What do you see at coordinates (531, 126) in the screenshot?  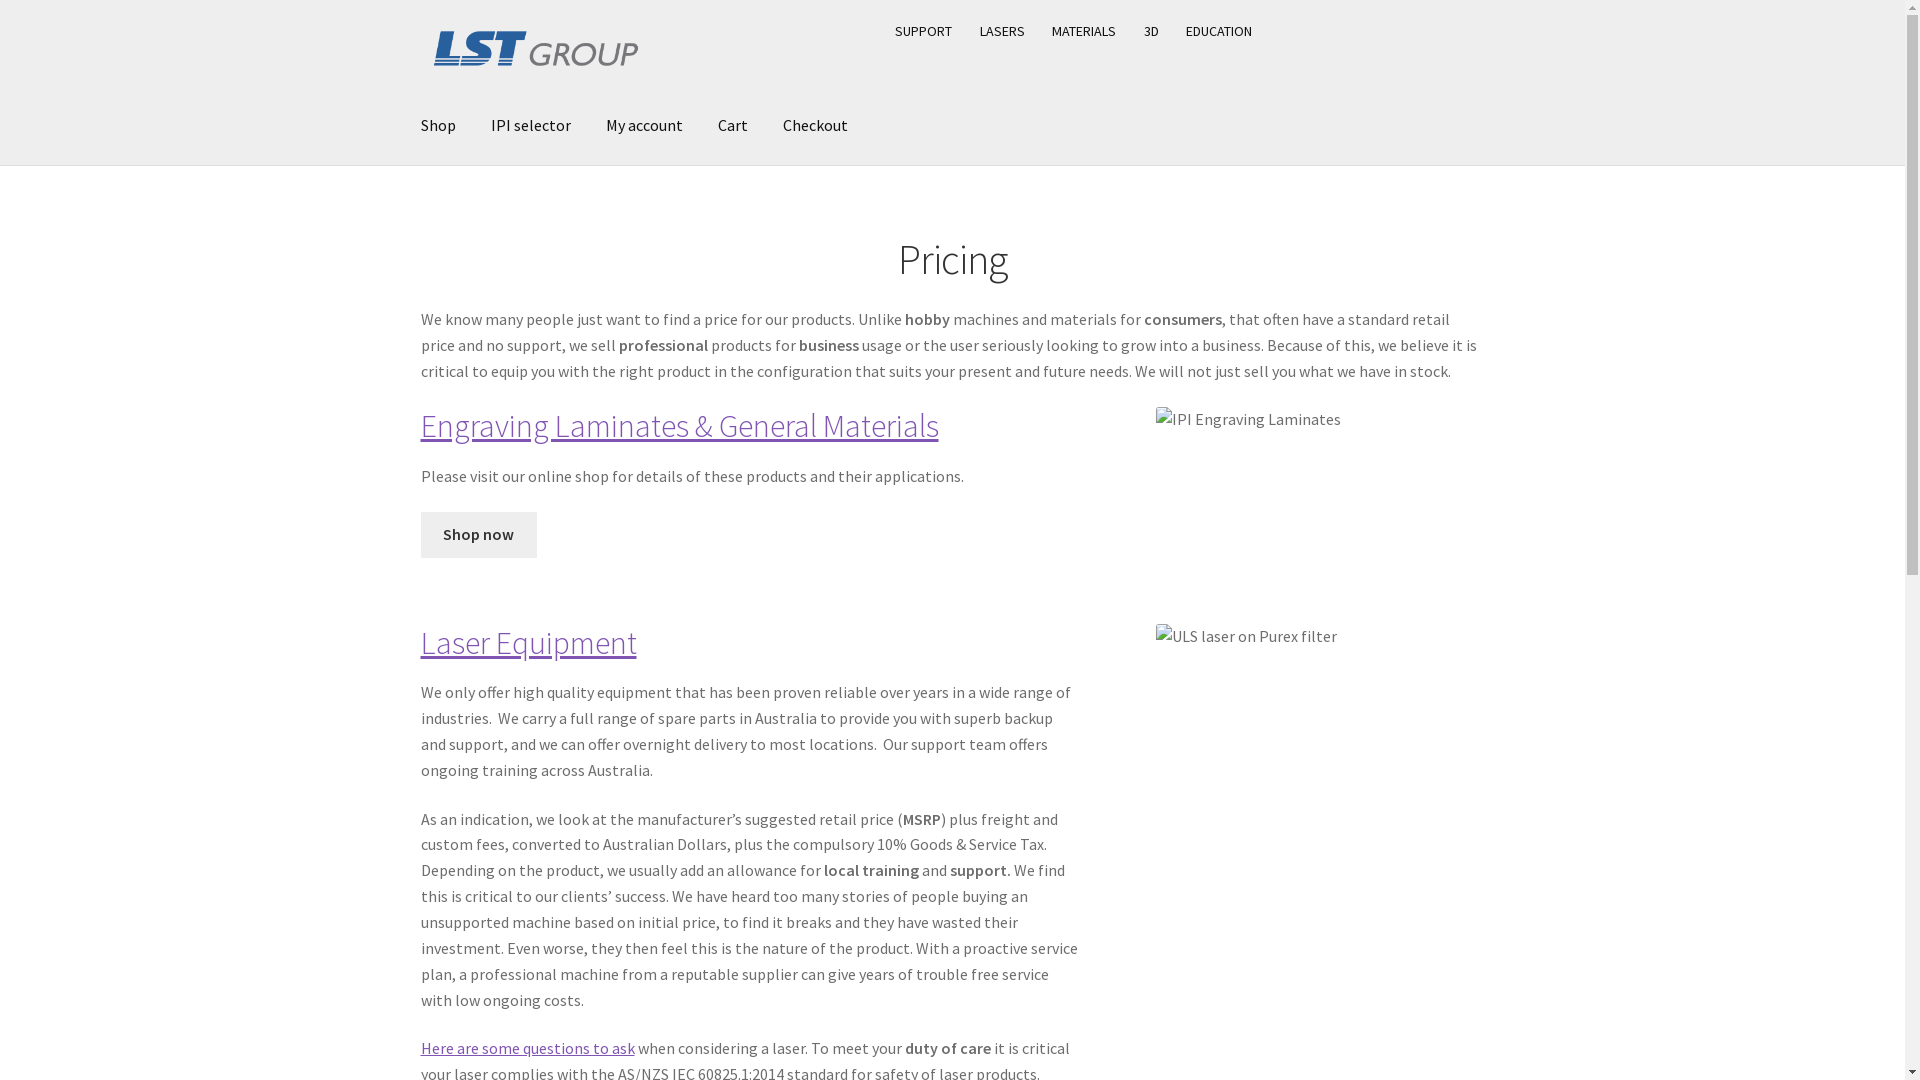 I see `'IPI selector'` at bounding box center [531, 126].